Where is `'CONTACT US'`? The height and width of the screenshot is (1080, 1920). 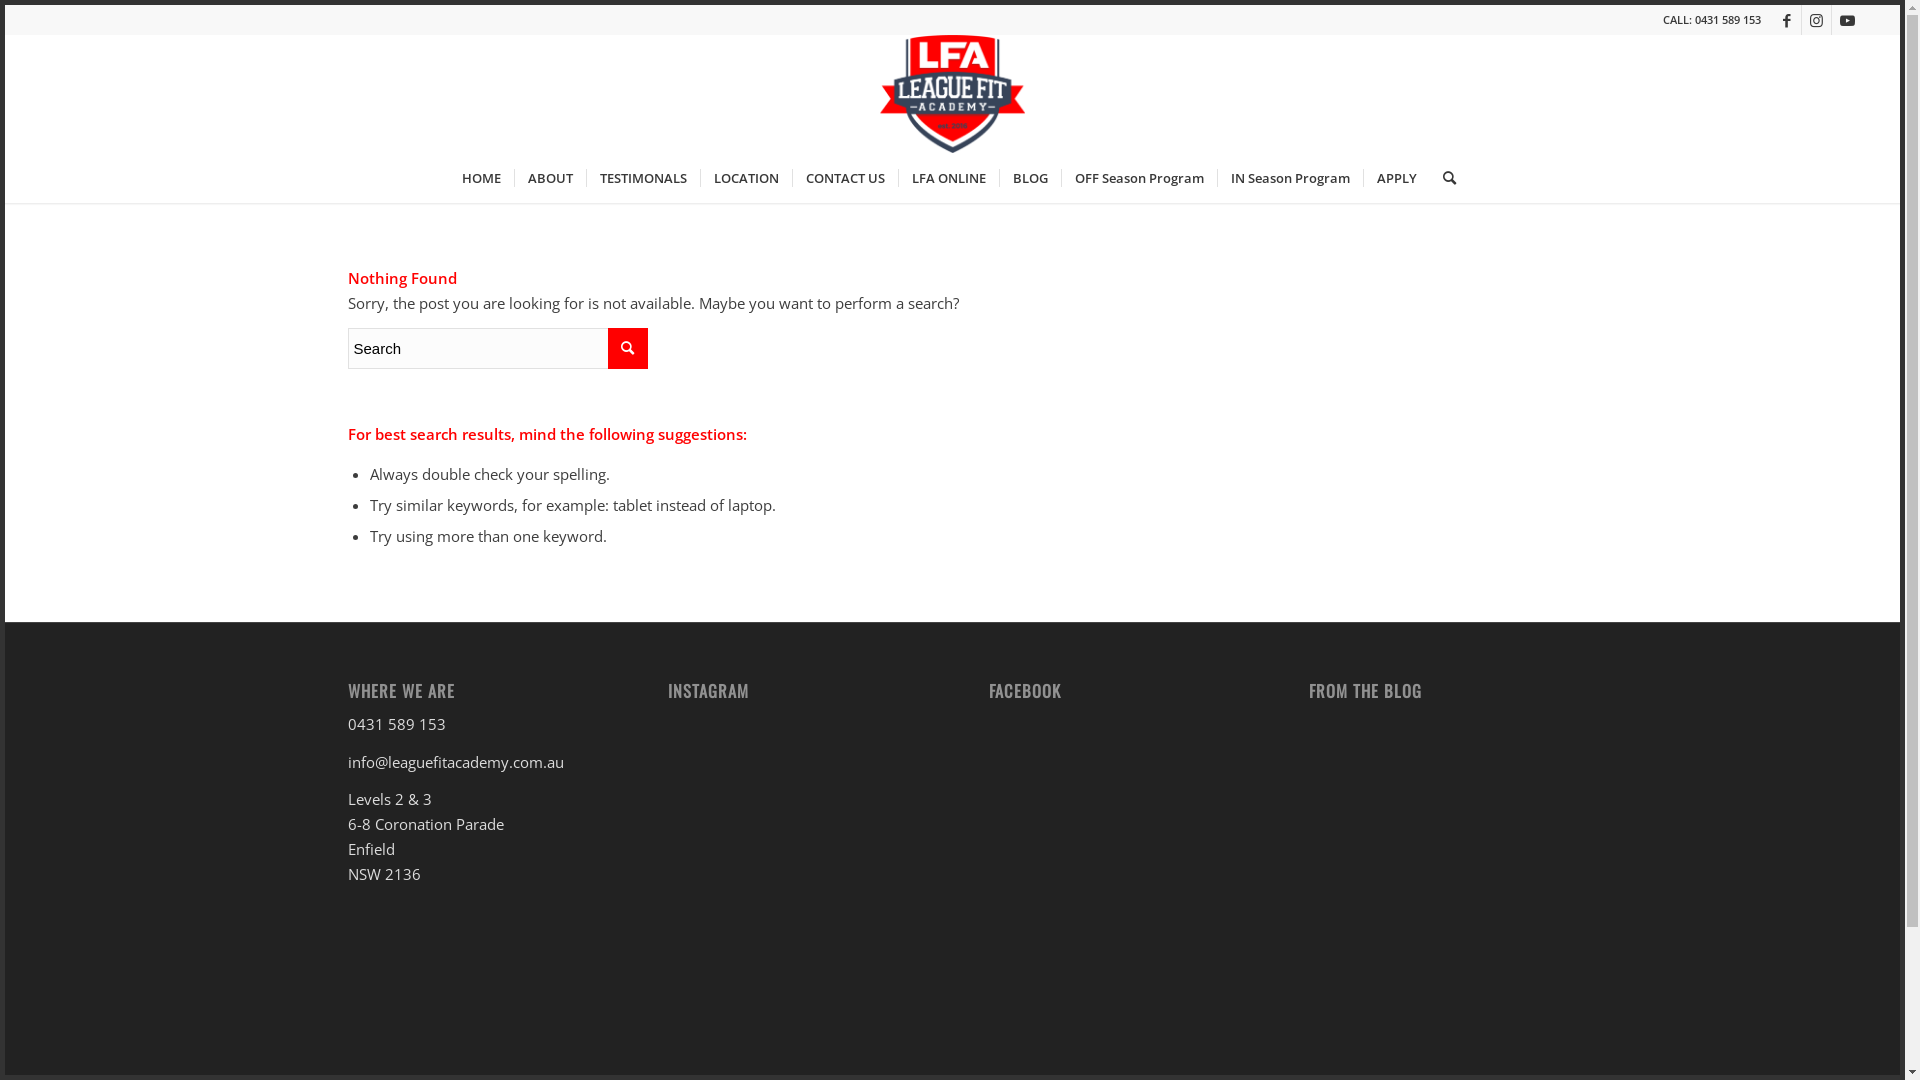
'CONTACT US' is located at coordinates (844, 176).